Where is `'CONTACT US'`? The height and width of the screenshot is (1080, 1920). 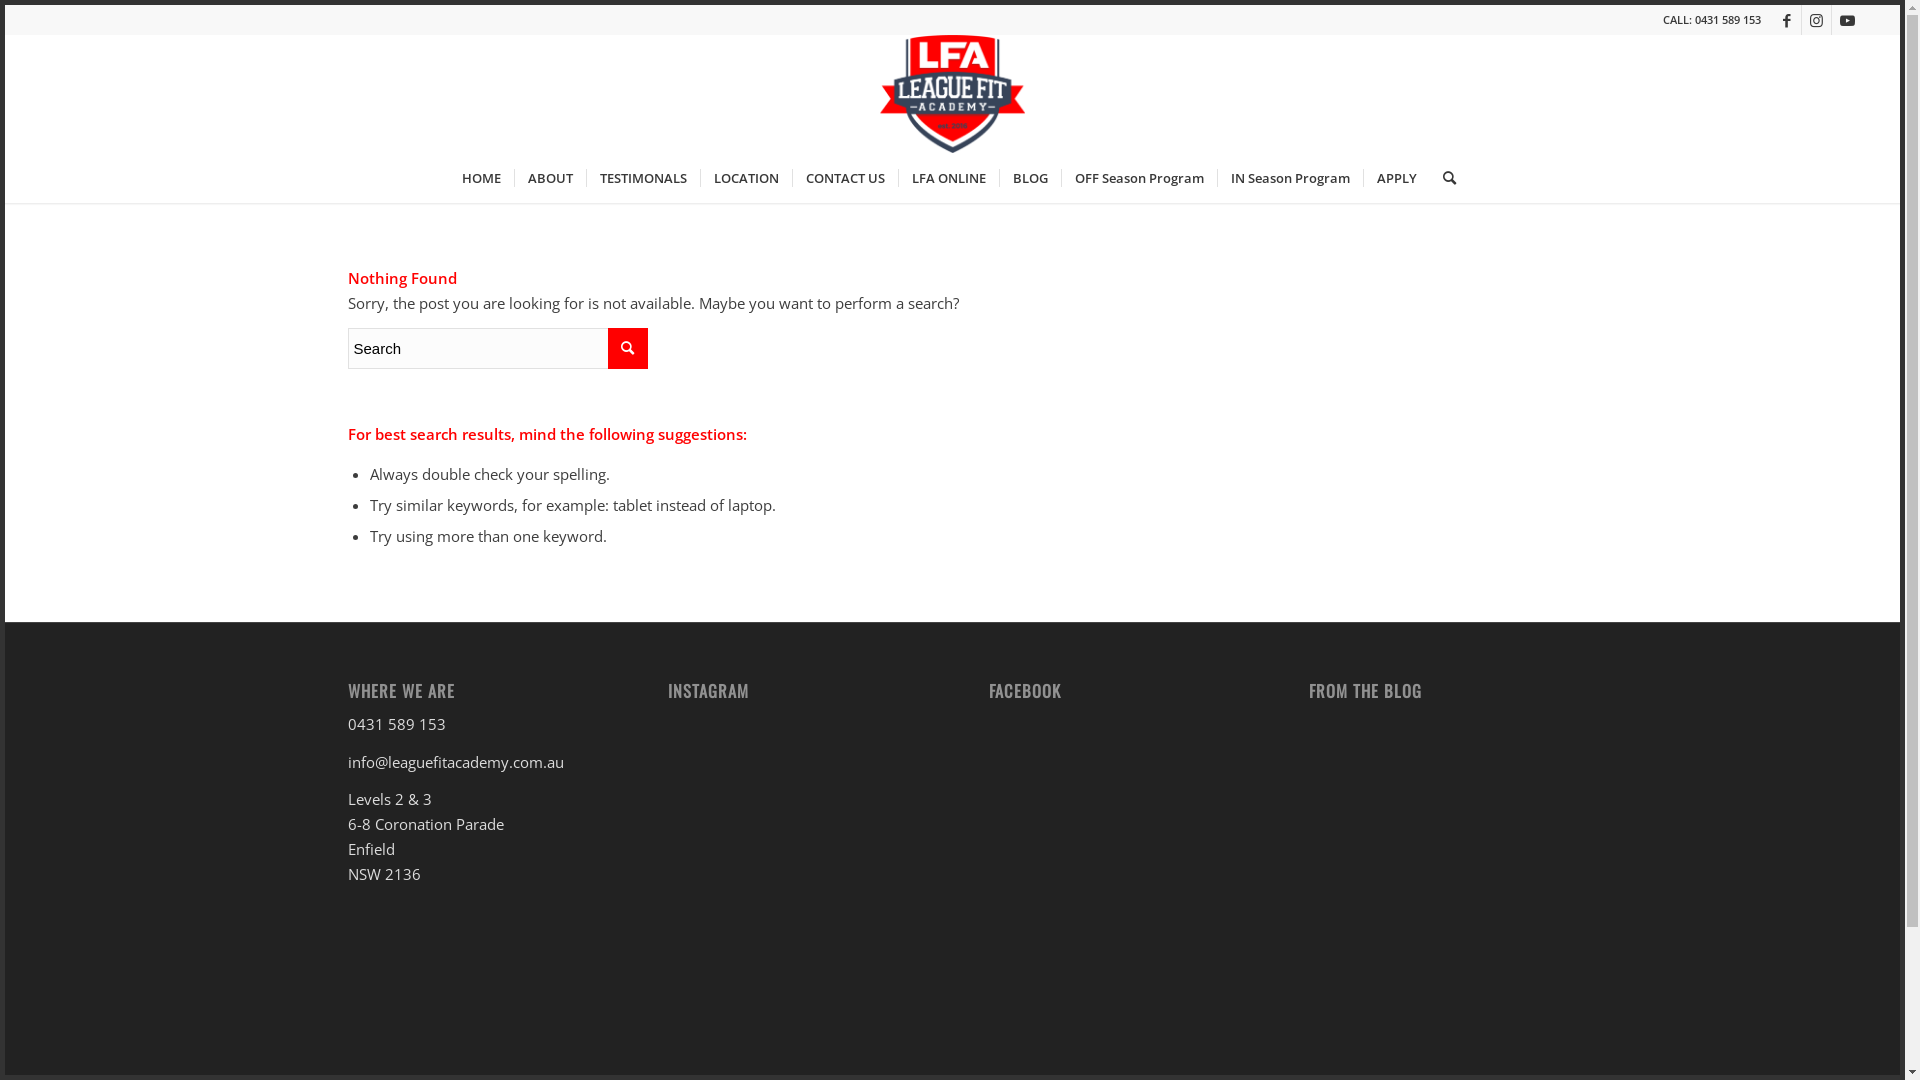
'CONTACT US' is located at coordinates (844, 176).